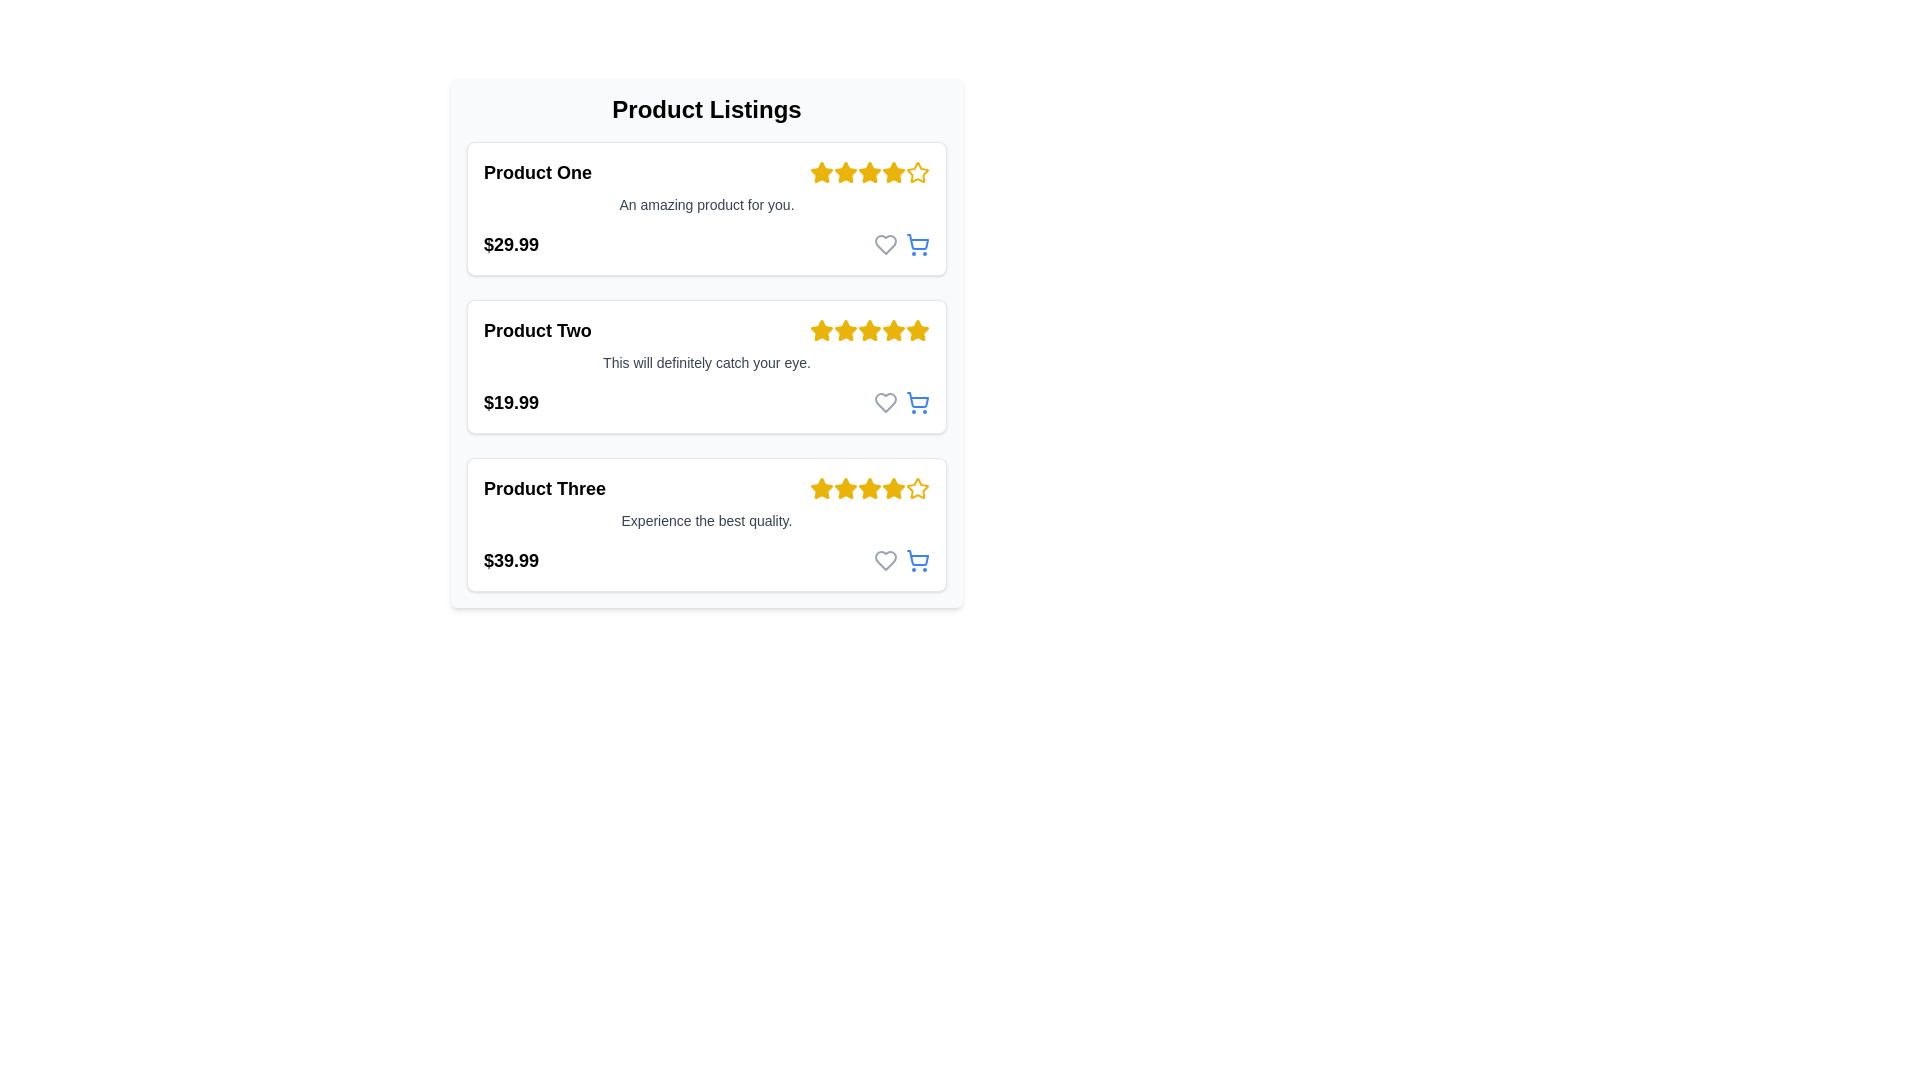 Image resolution: width=1920 pixels, height=1080 pixels. I want to click on the third star icon in the 5-star rating system for 'Product Two' to interact with the rating component, so click(845, 329).